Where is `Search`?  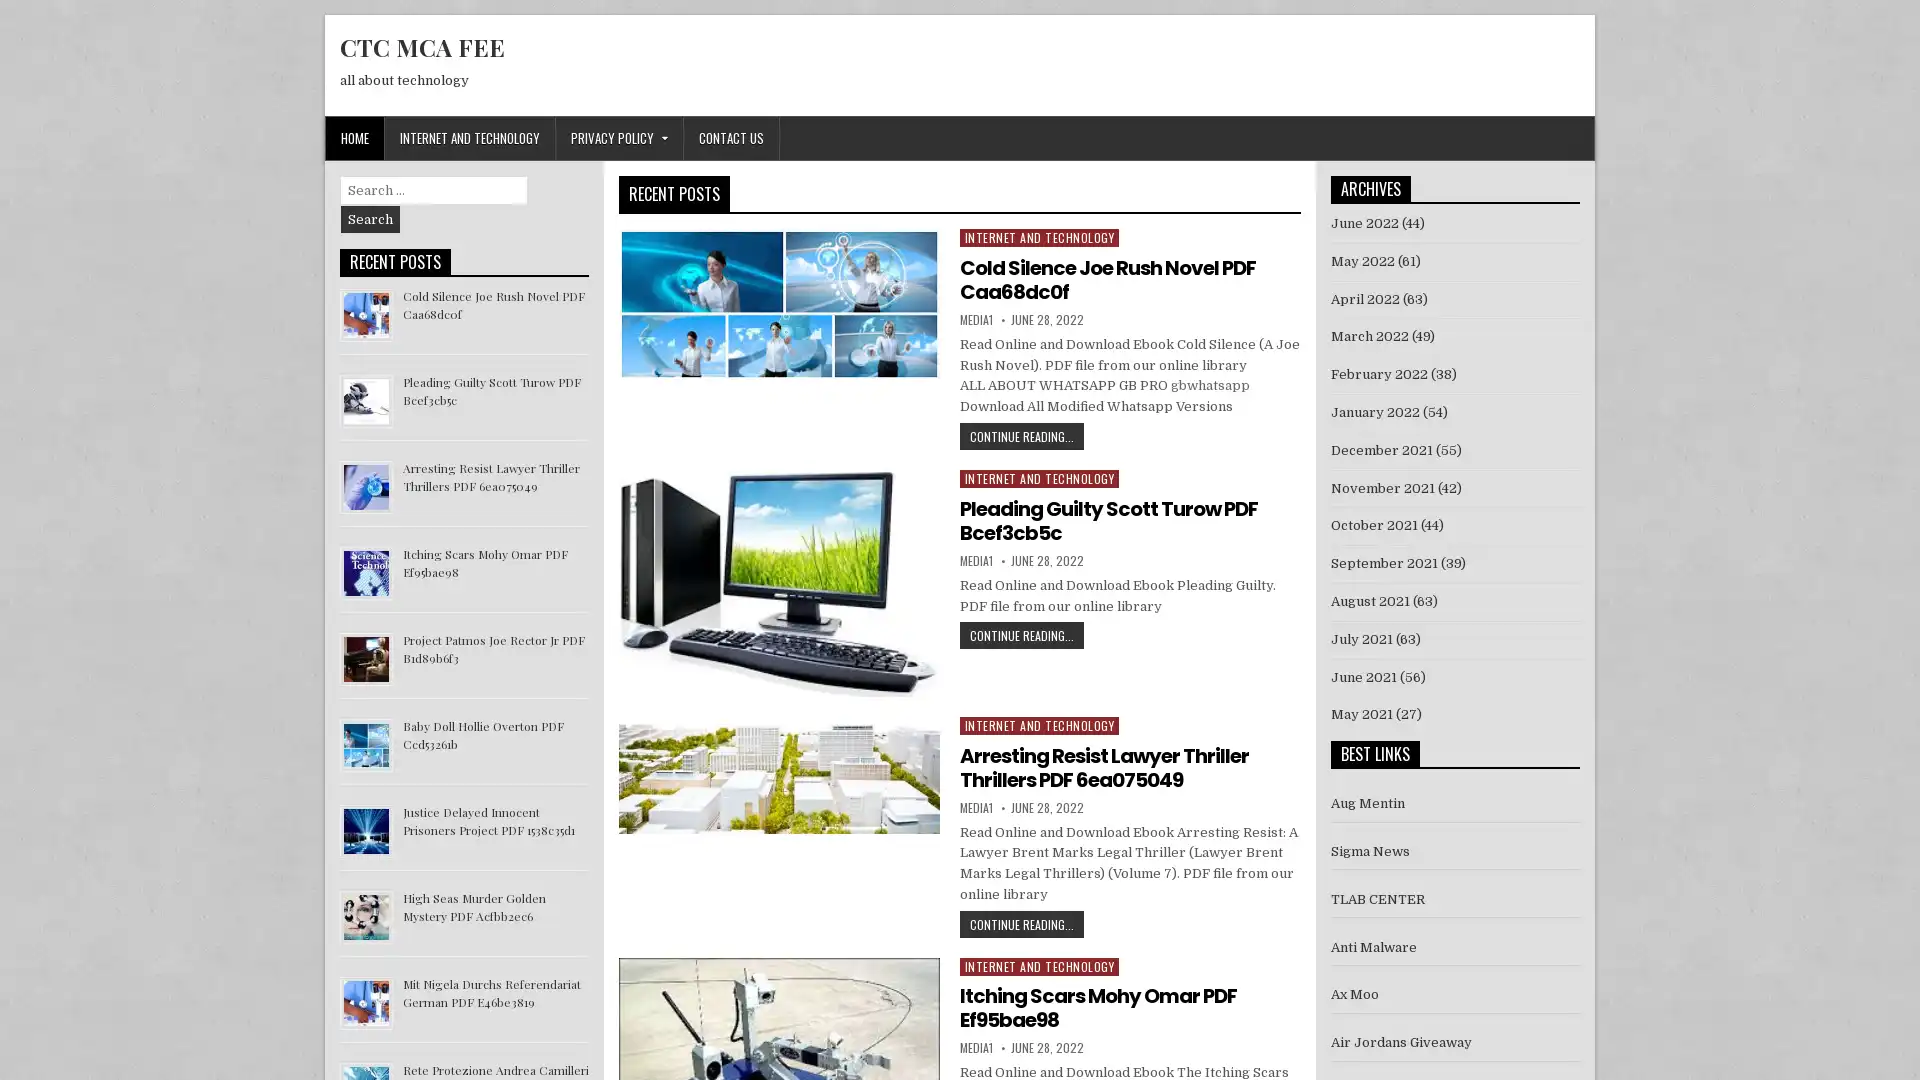
Search is located at coordinates (370, 219).